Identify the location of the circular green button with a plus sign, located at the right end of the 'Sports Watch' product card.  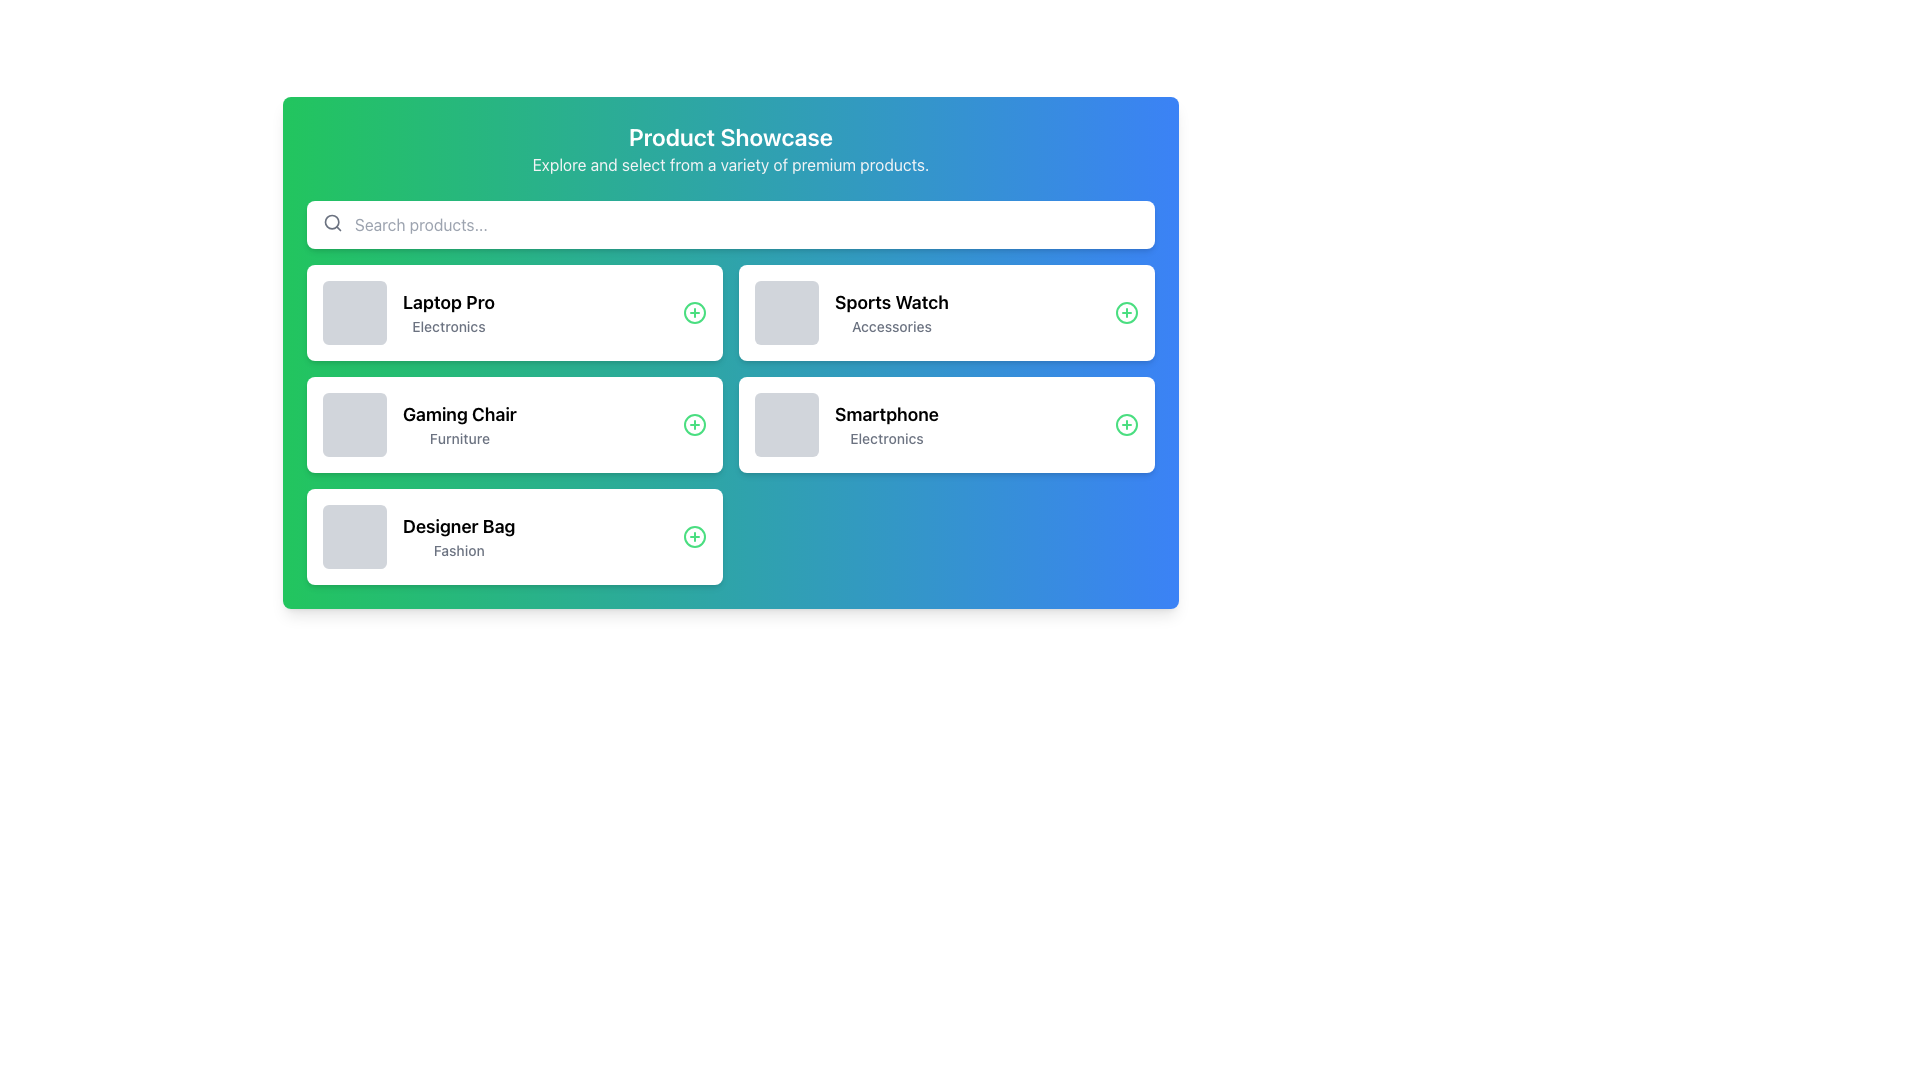
(1127, 312).